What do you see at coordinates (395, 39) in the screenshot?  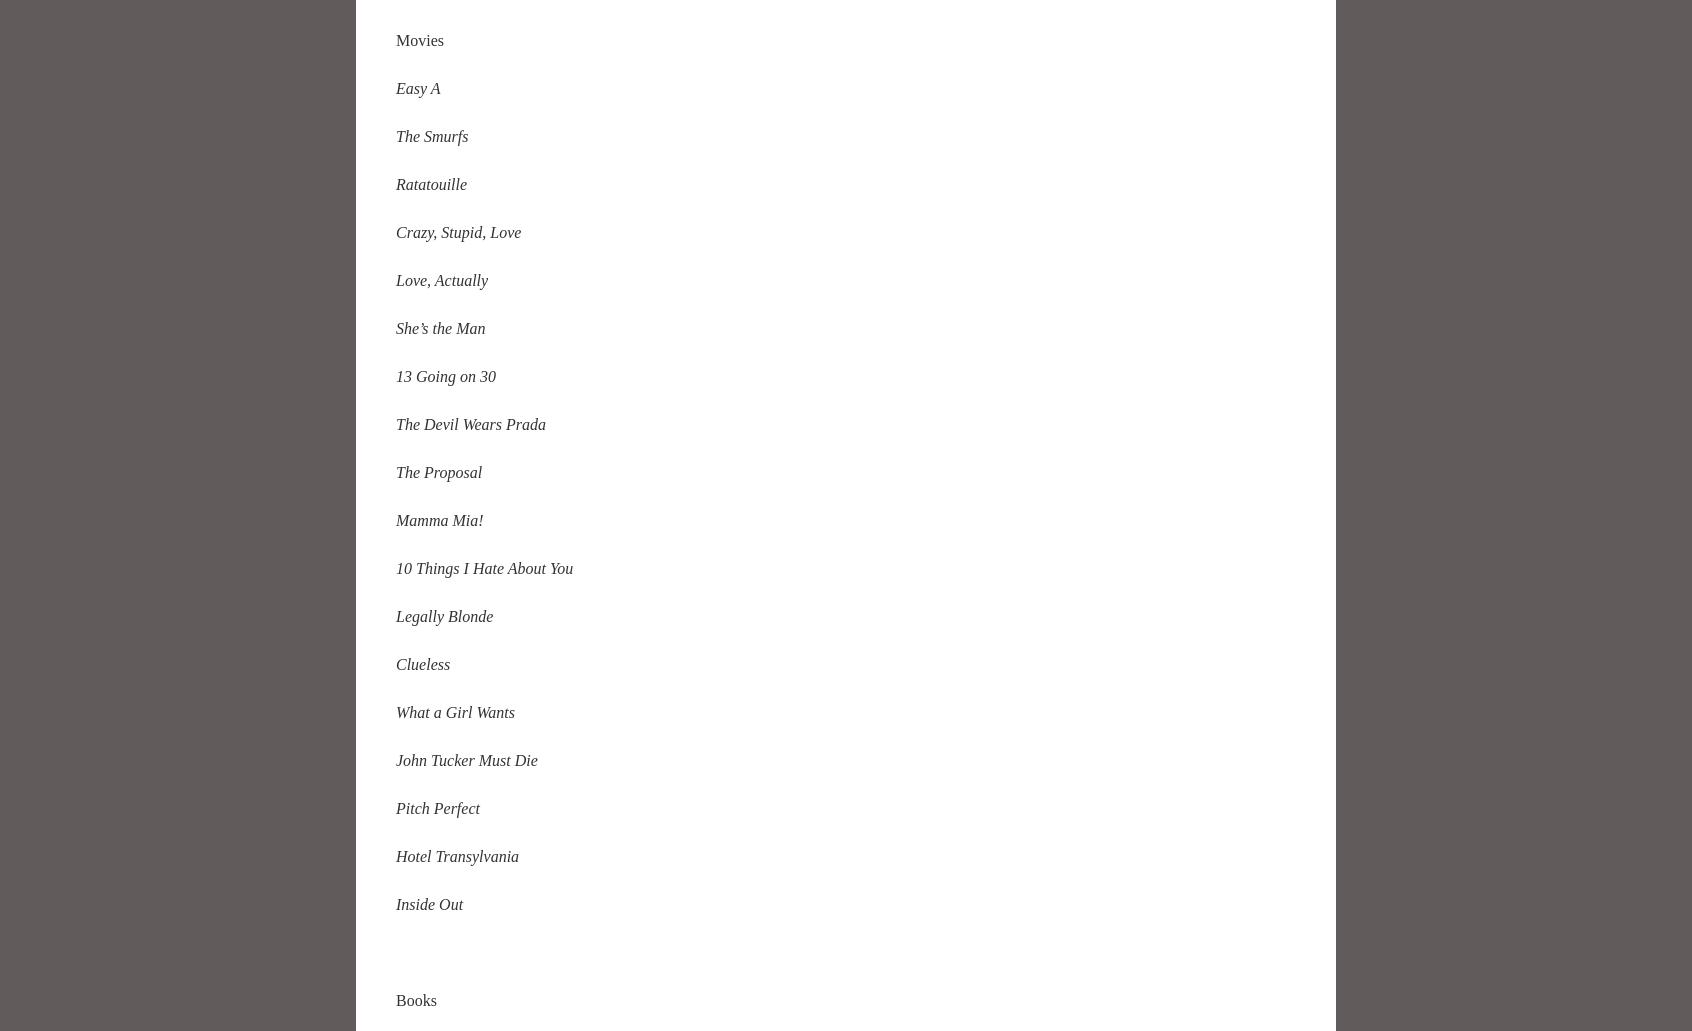 I see `'Movies'` at bounding box center [395, 39].